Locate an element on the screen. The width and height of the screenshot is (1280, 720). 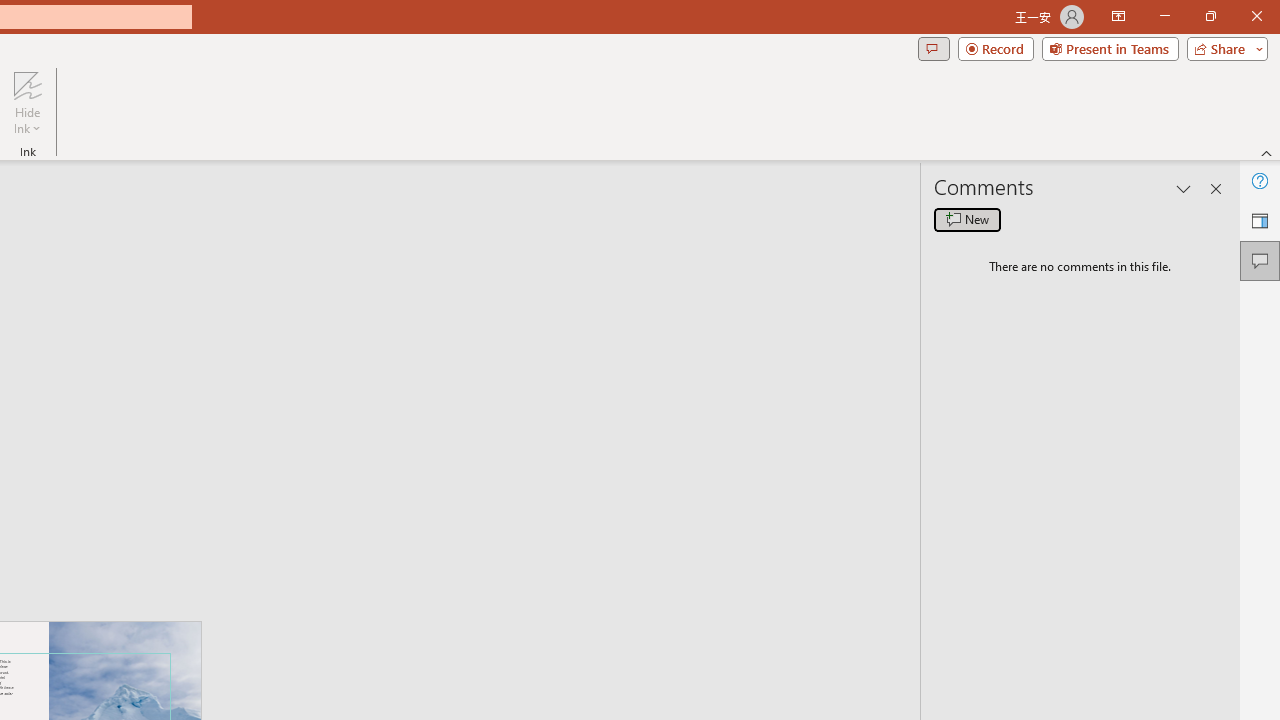
'New comment' is located at coordinates (967, 219).